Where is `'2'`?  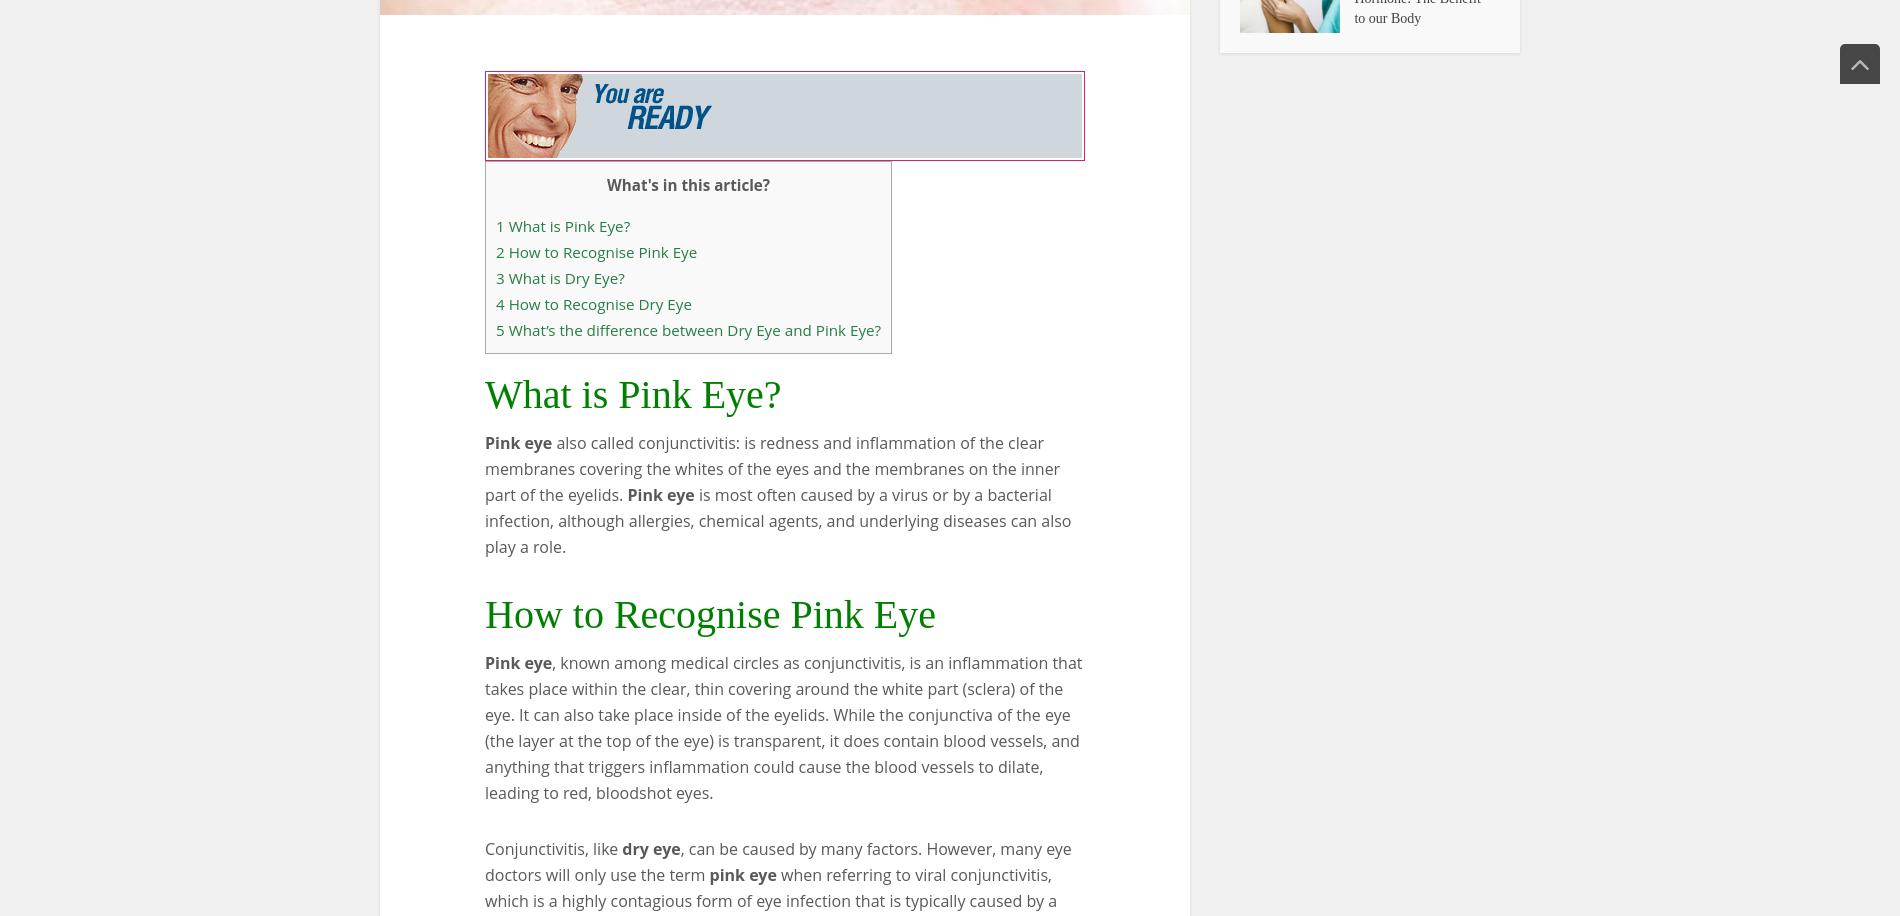 '2' is located at coordinates (500, 251).